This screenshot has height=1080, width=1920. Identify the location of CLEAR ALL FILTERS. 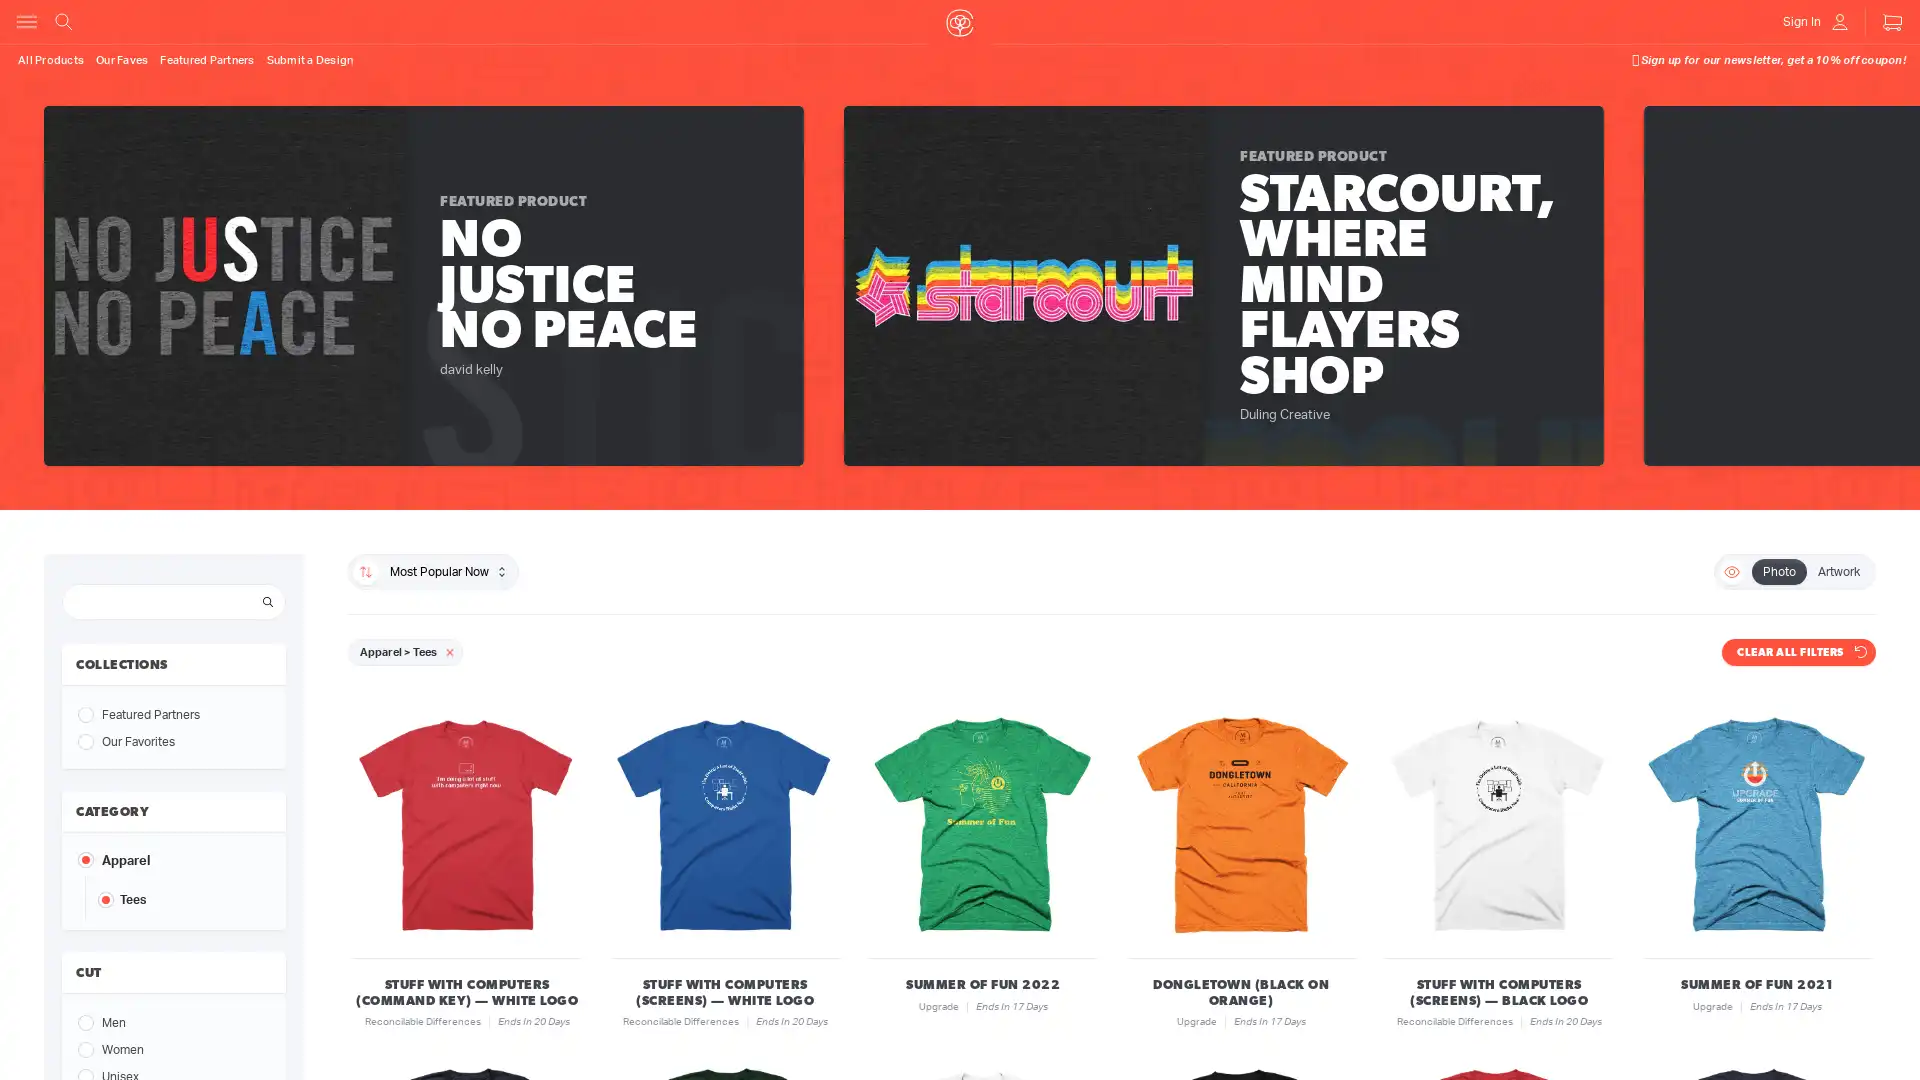
(1799, 677).